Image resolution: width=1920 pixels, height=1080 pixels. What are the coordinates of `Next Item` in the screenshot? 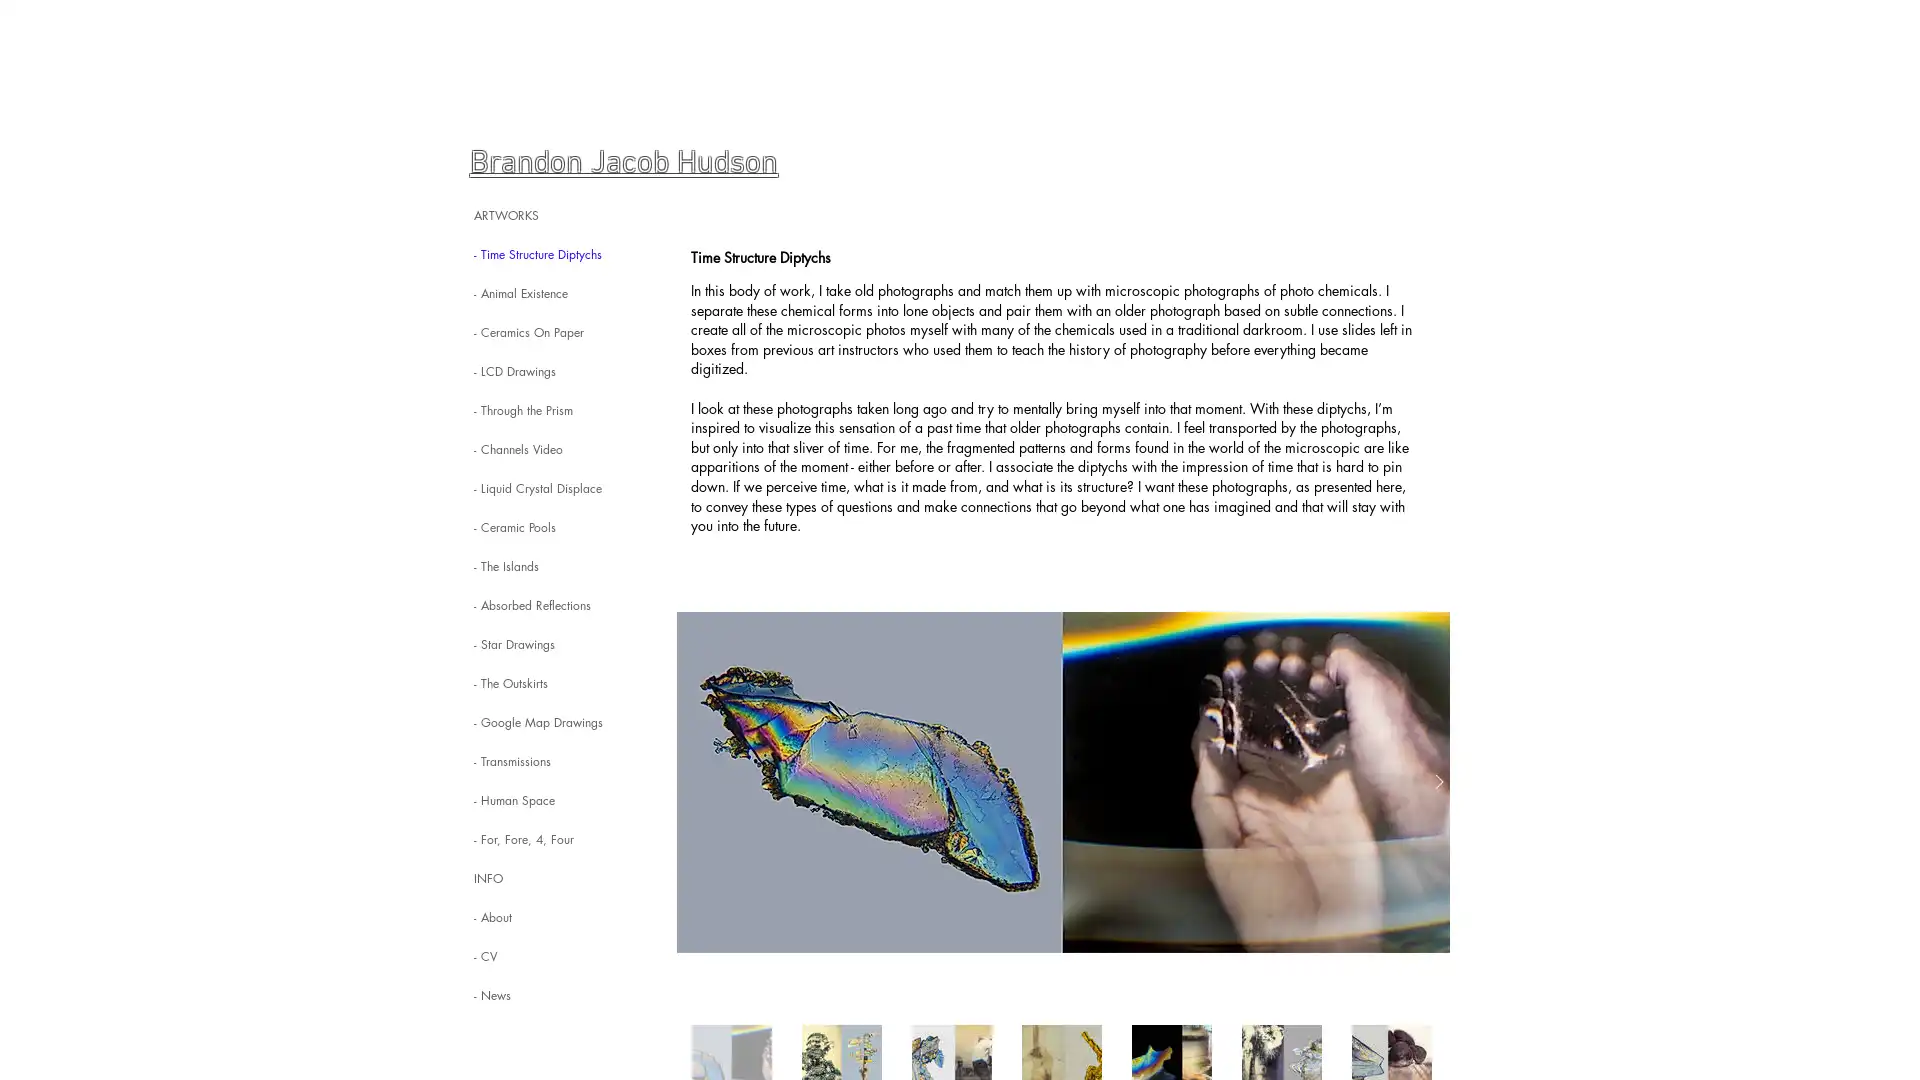 It's located at (1438, 780).